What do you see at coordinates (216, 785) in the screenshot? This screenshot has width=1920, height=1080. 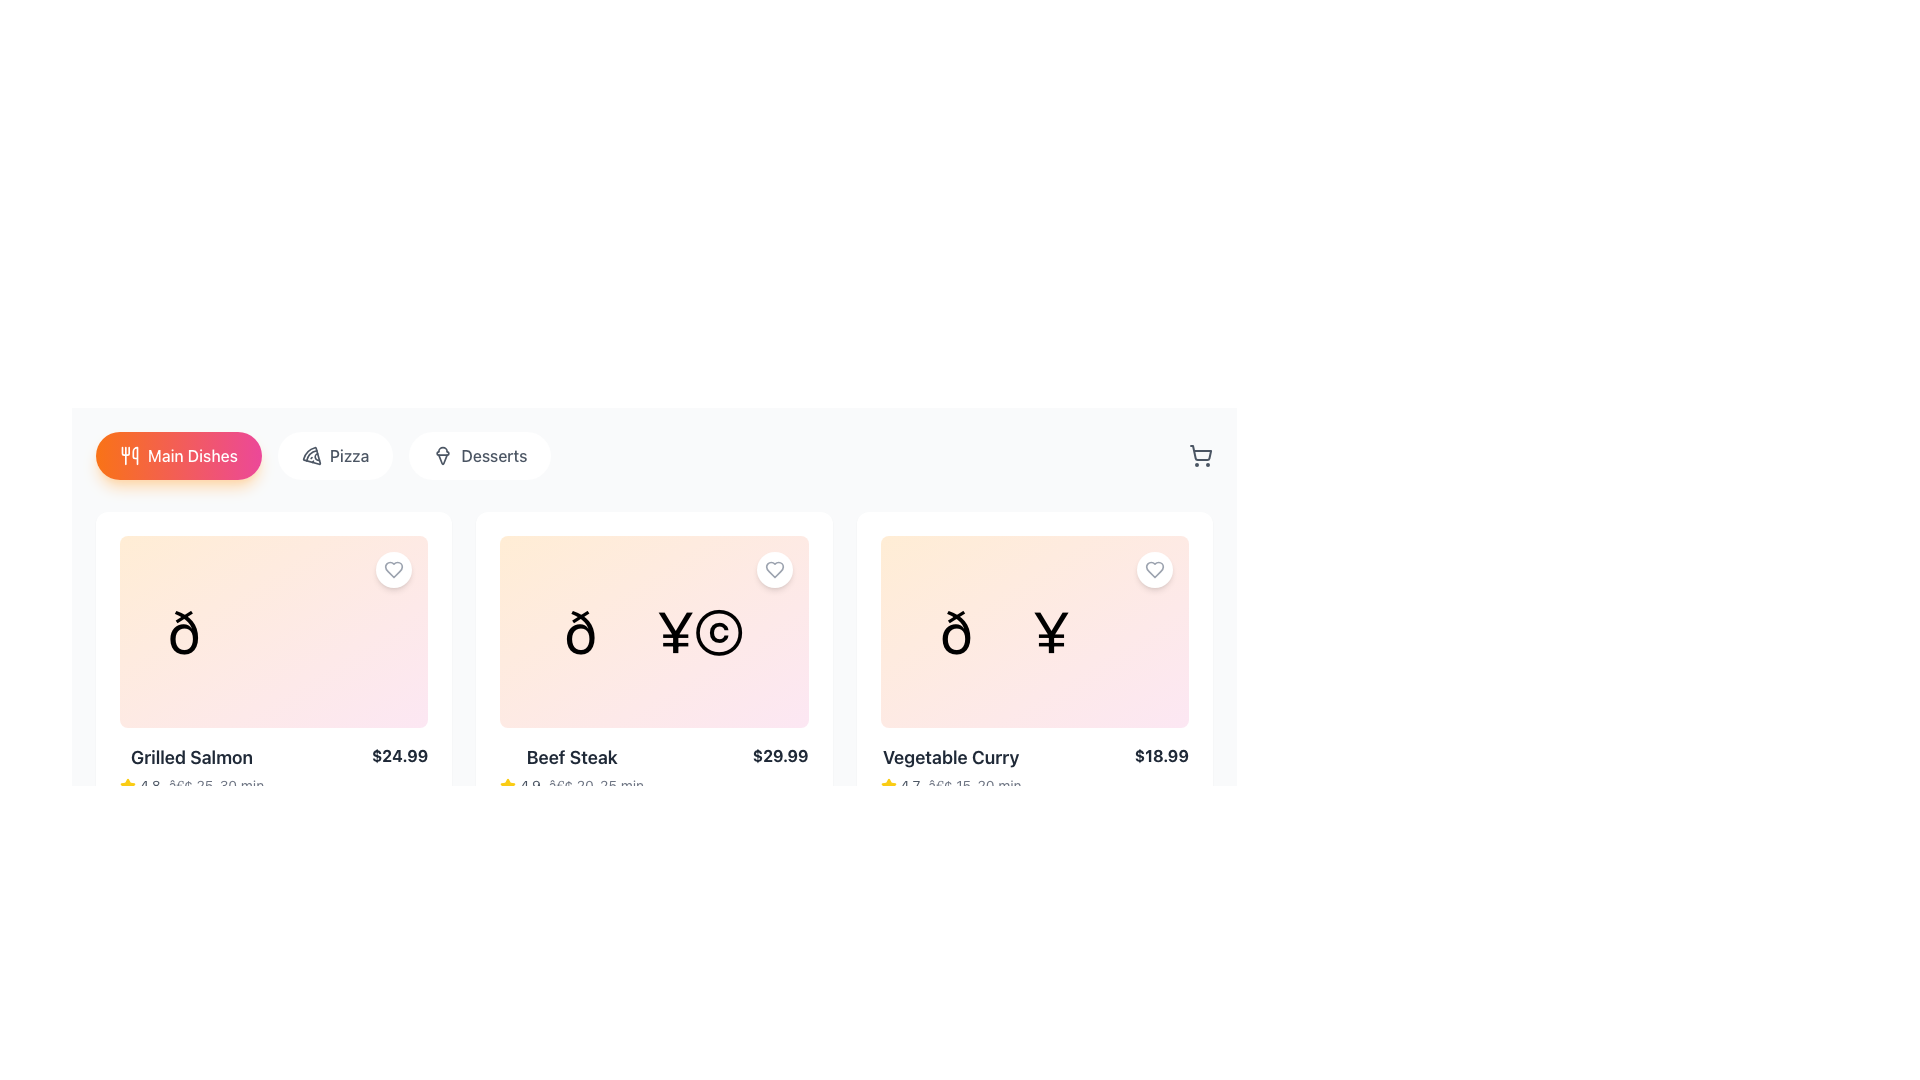 I see `the estimated delivery time label for the menu item 'Grilled Salmon', which is located below the title and after the rating value and icons` at bounding box center [216, 785].